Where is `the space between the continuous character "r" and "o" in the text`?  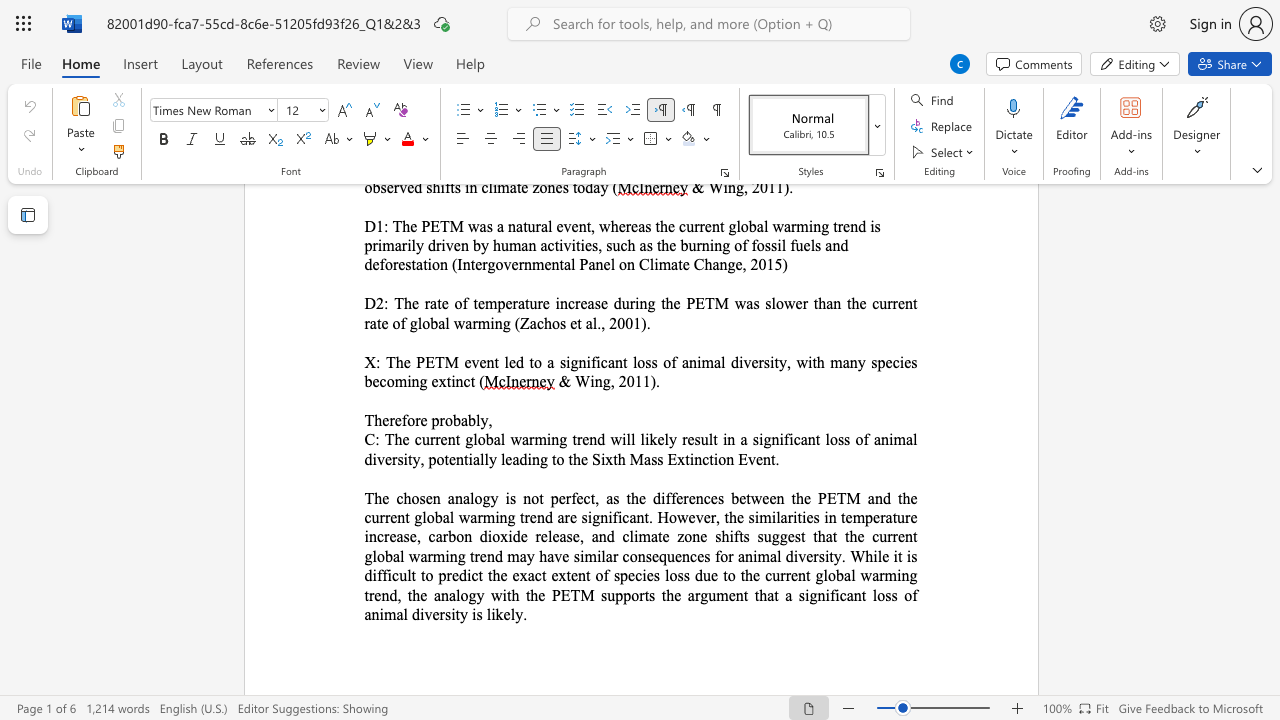
the space between the continuous character "r" and "o" in the text is located at coordinates (444, 419).